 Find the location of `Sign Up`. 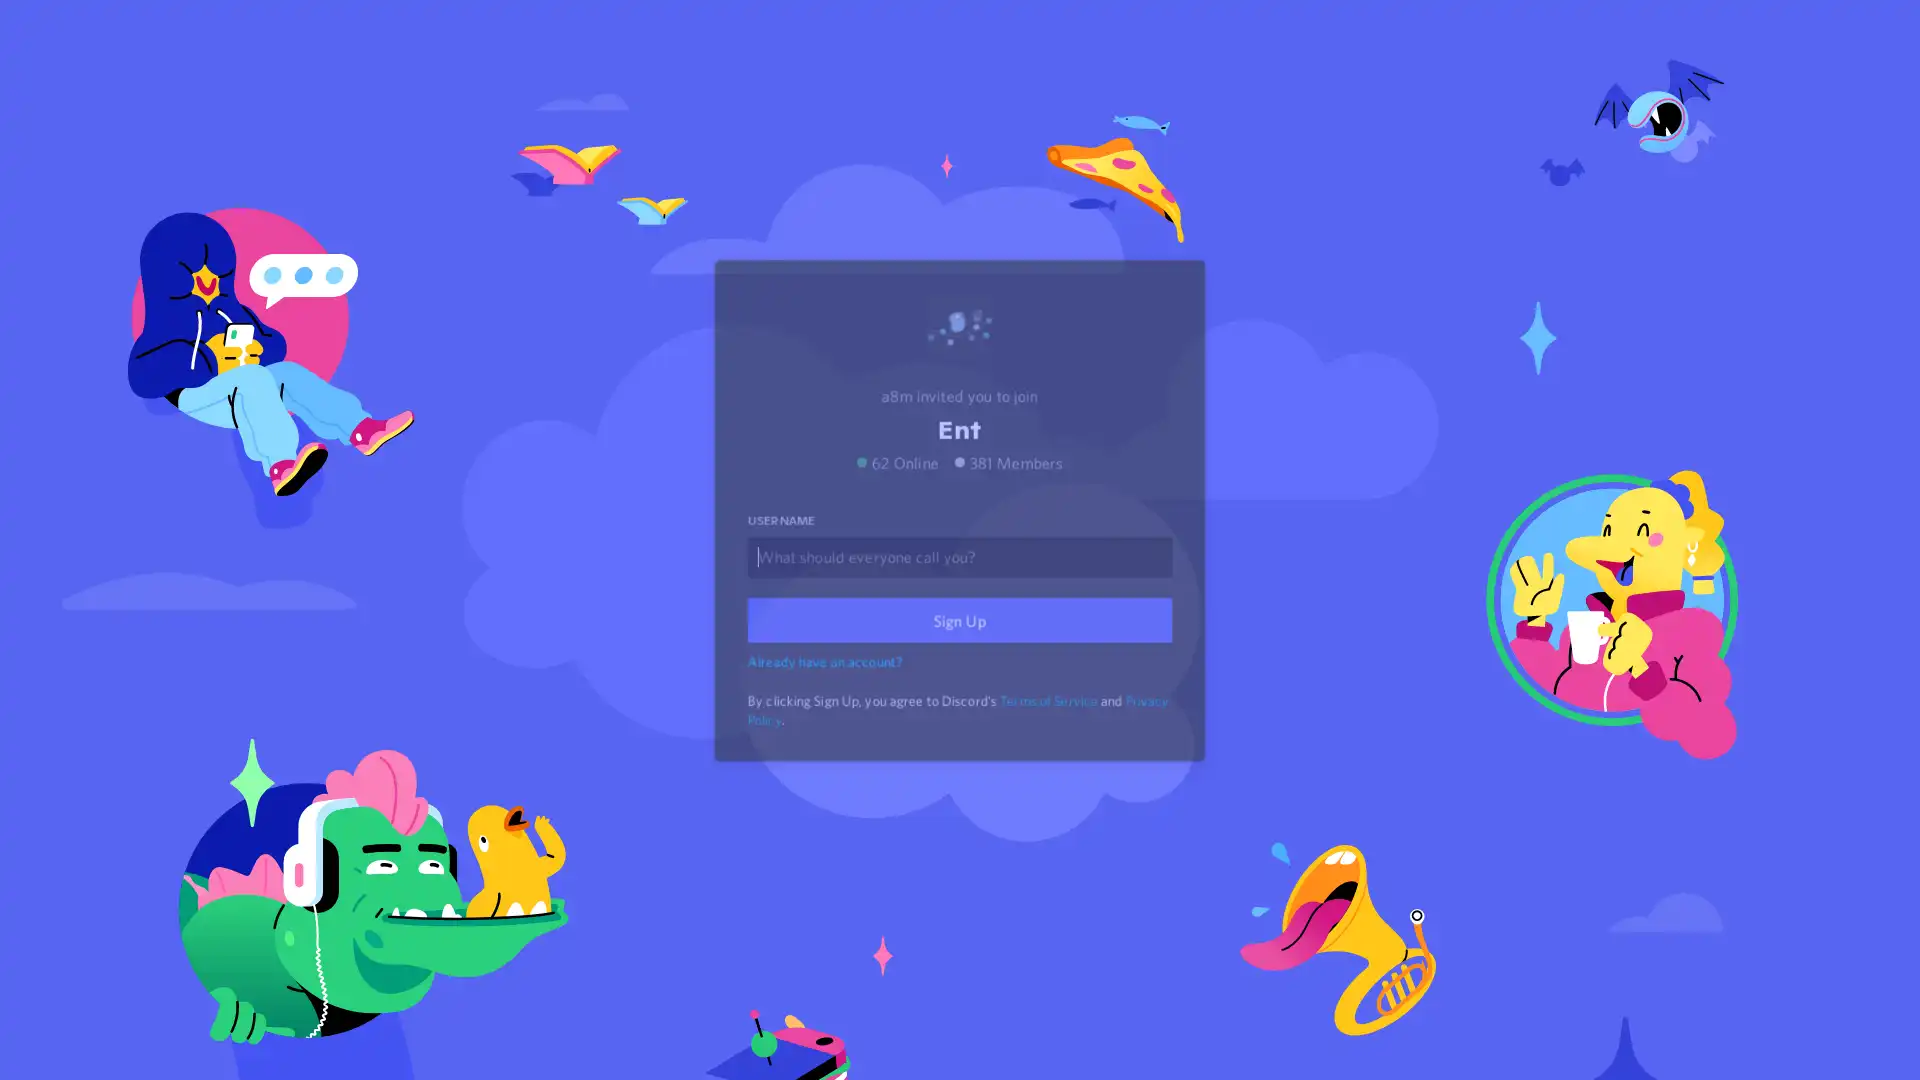

Sign Up is located at coordinates (960, 647).